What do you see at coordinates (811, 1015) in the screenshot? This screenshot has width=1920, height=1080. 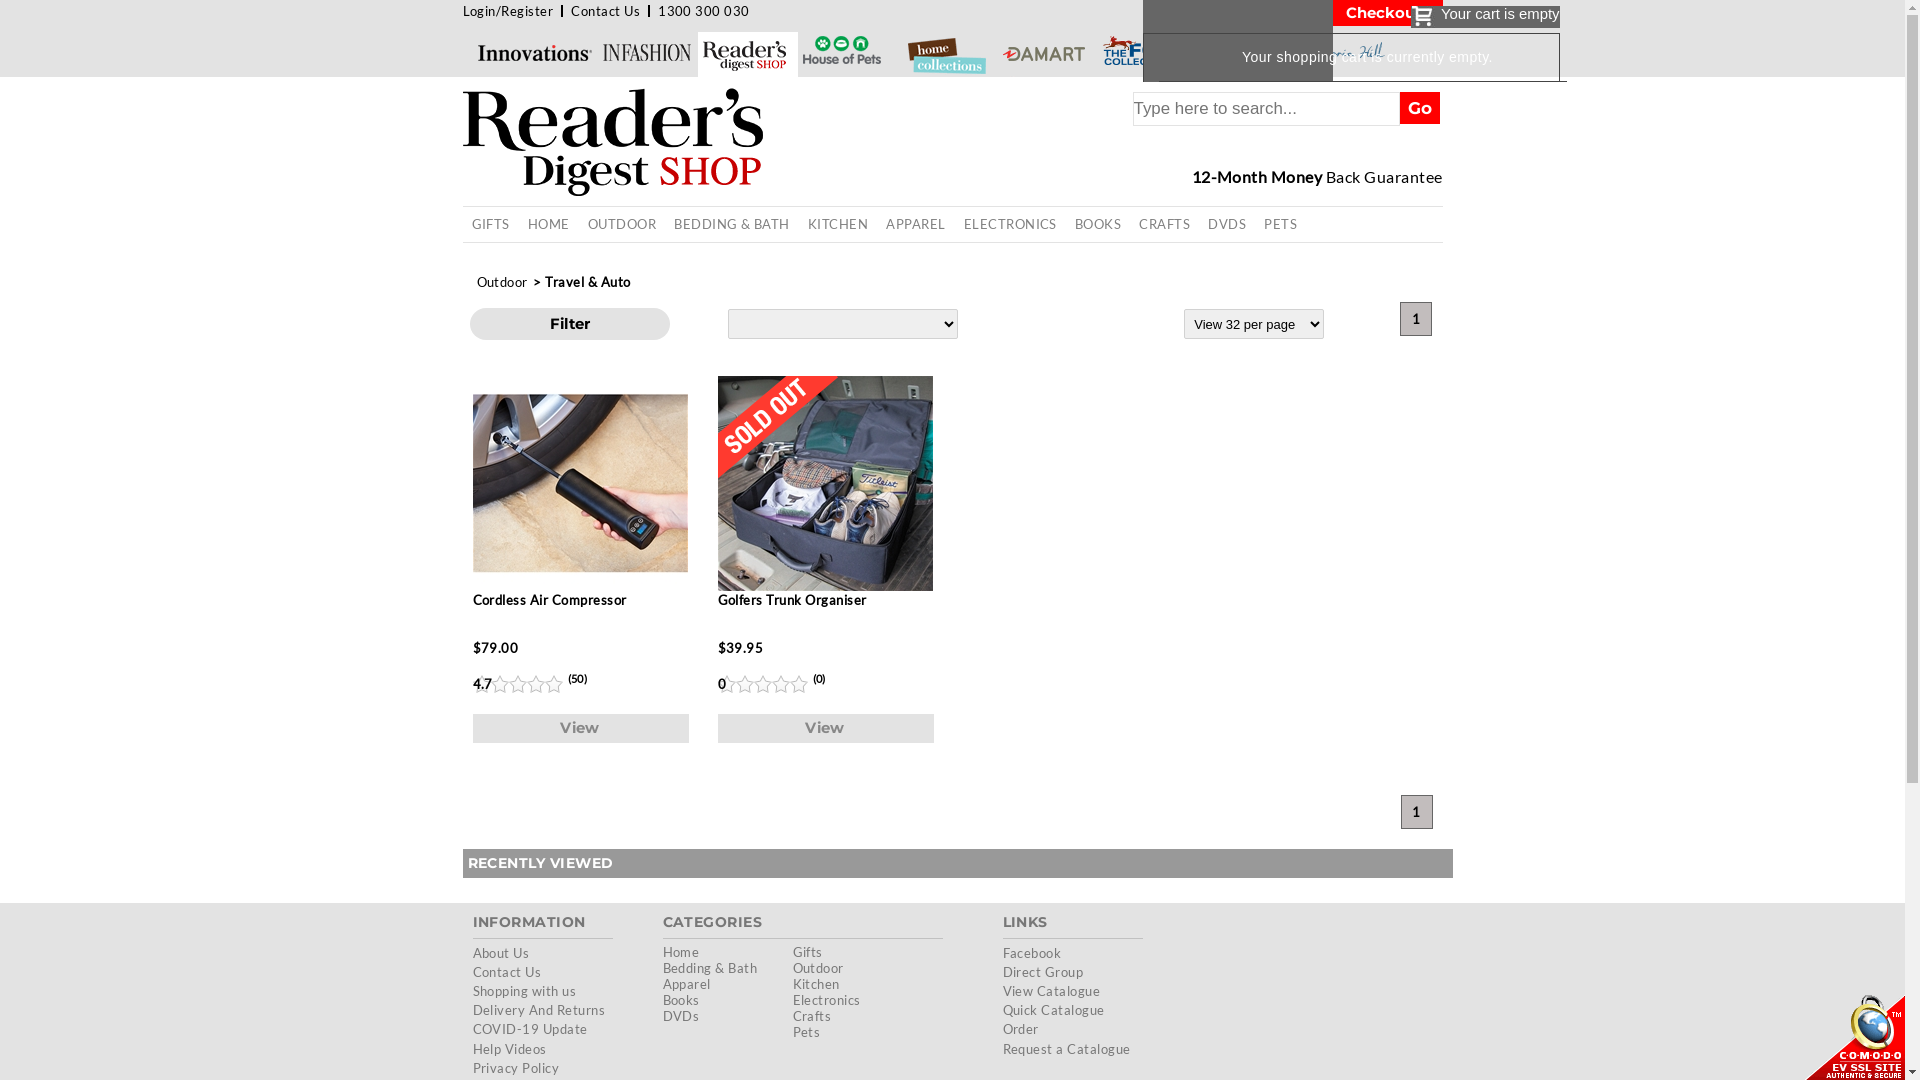 I see `'Crafts'` at bounding box center [811, 1015].